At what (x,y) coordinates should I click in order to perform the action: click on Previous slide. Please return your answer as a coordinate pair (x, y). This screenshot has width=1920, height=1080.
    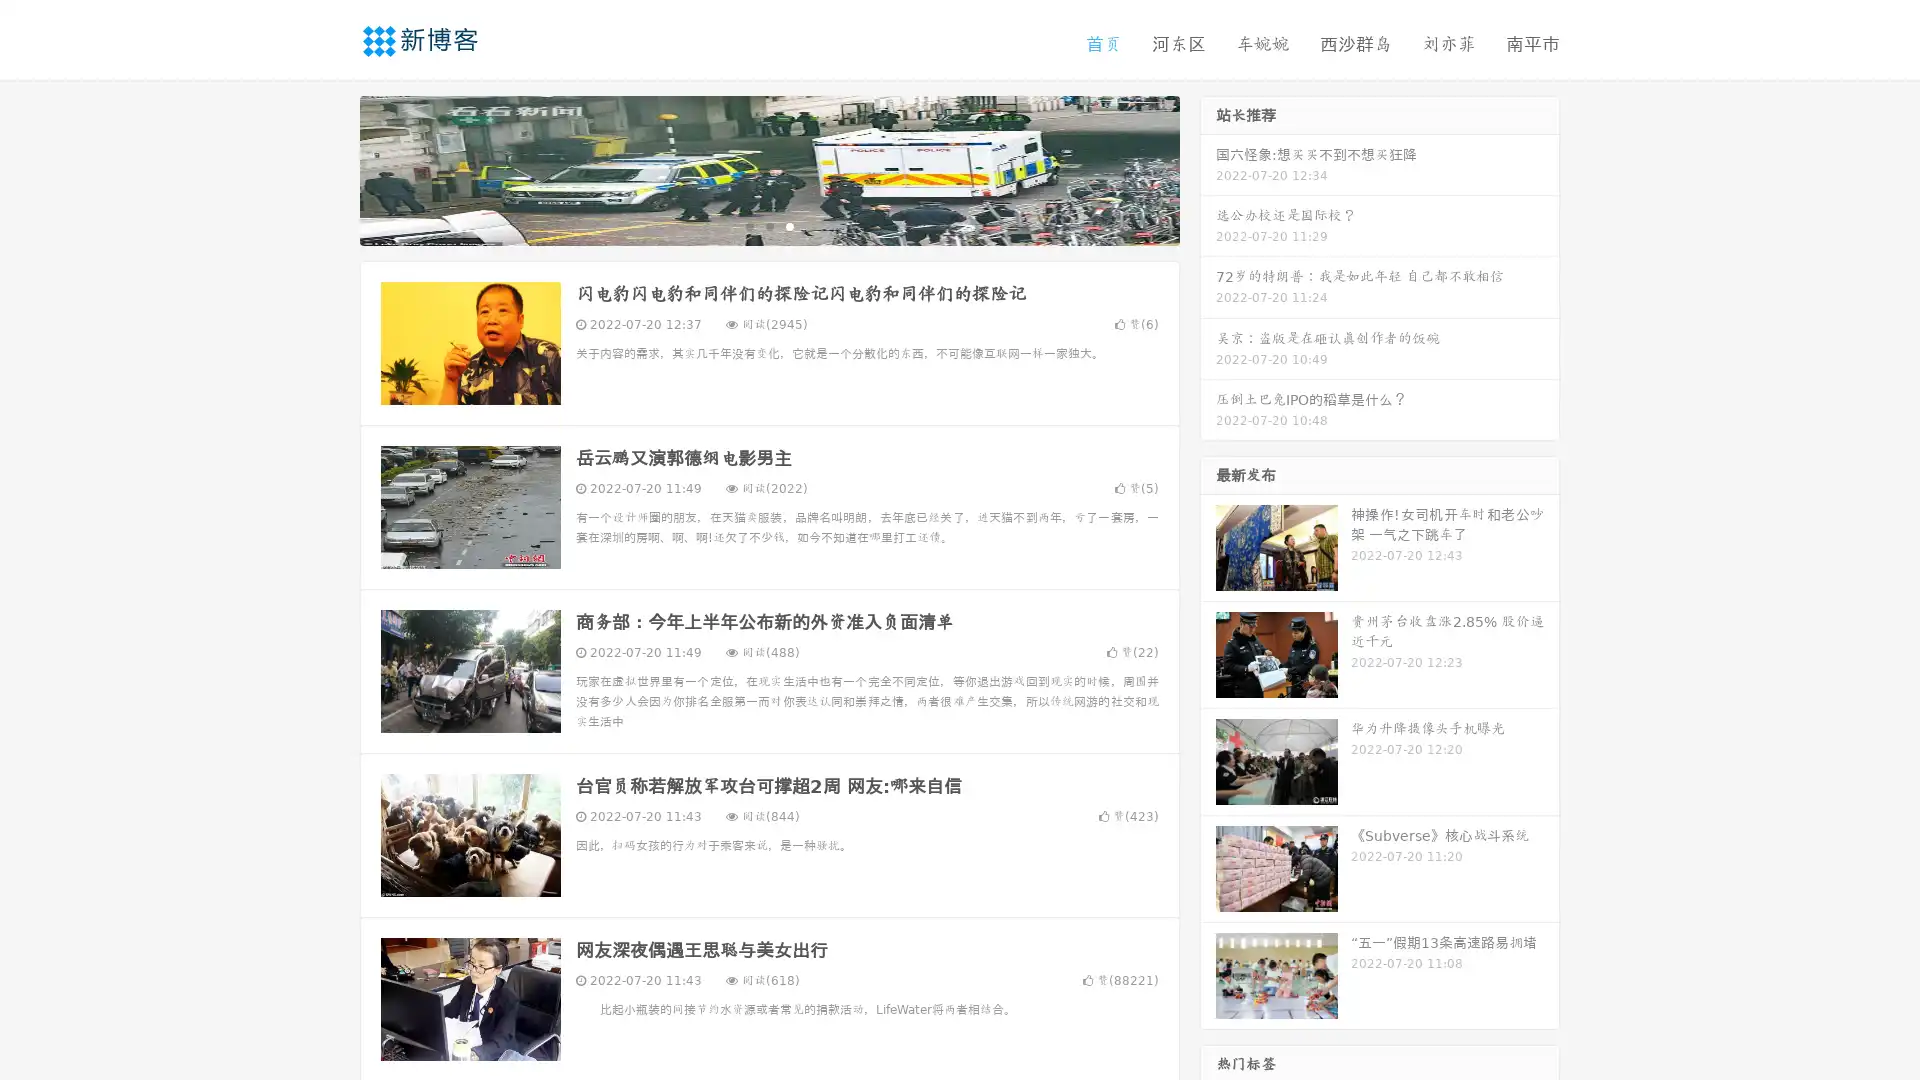
    Looking at the image, I should click on (330, 168).